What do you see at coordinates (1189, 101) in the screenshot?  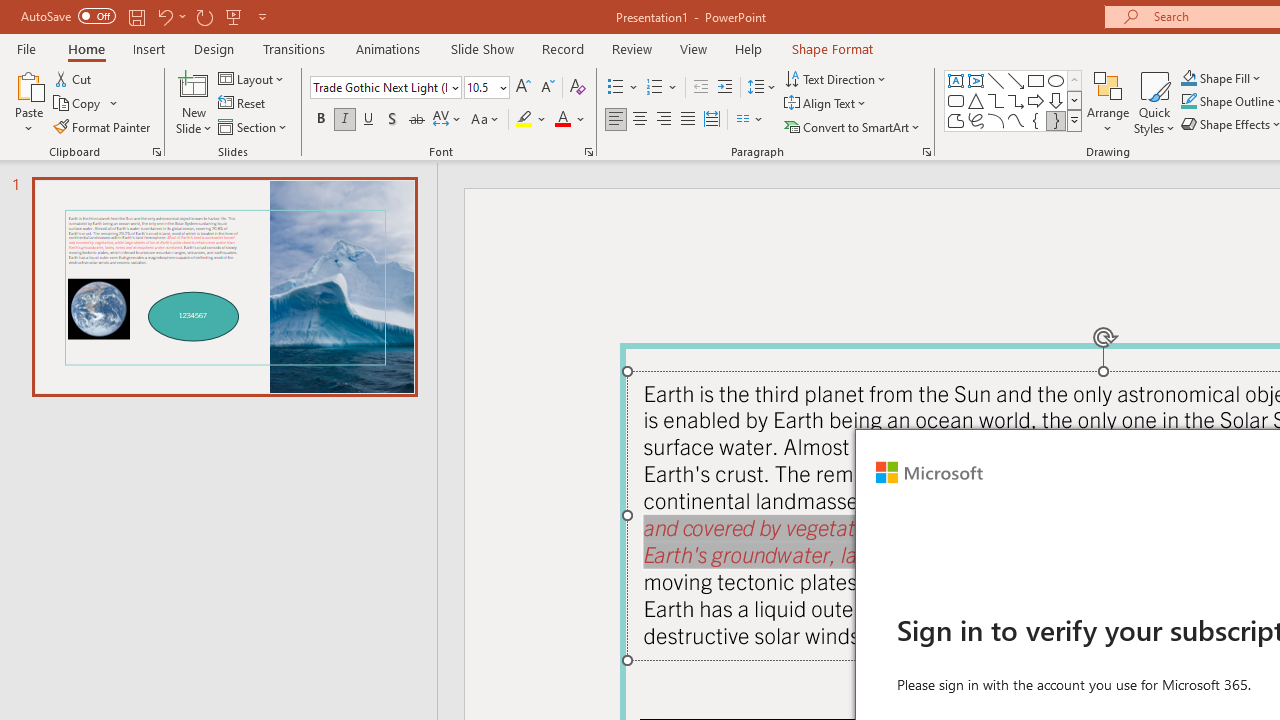 I see `'Shape Outline Teal, Accent 1'` at bounding box center [1189, 101].